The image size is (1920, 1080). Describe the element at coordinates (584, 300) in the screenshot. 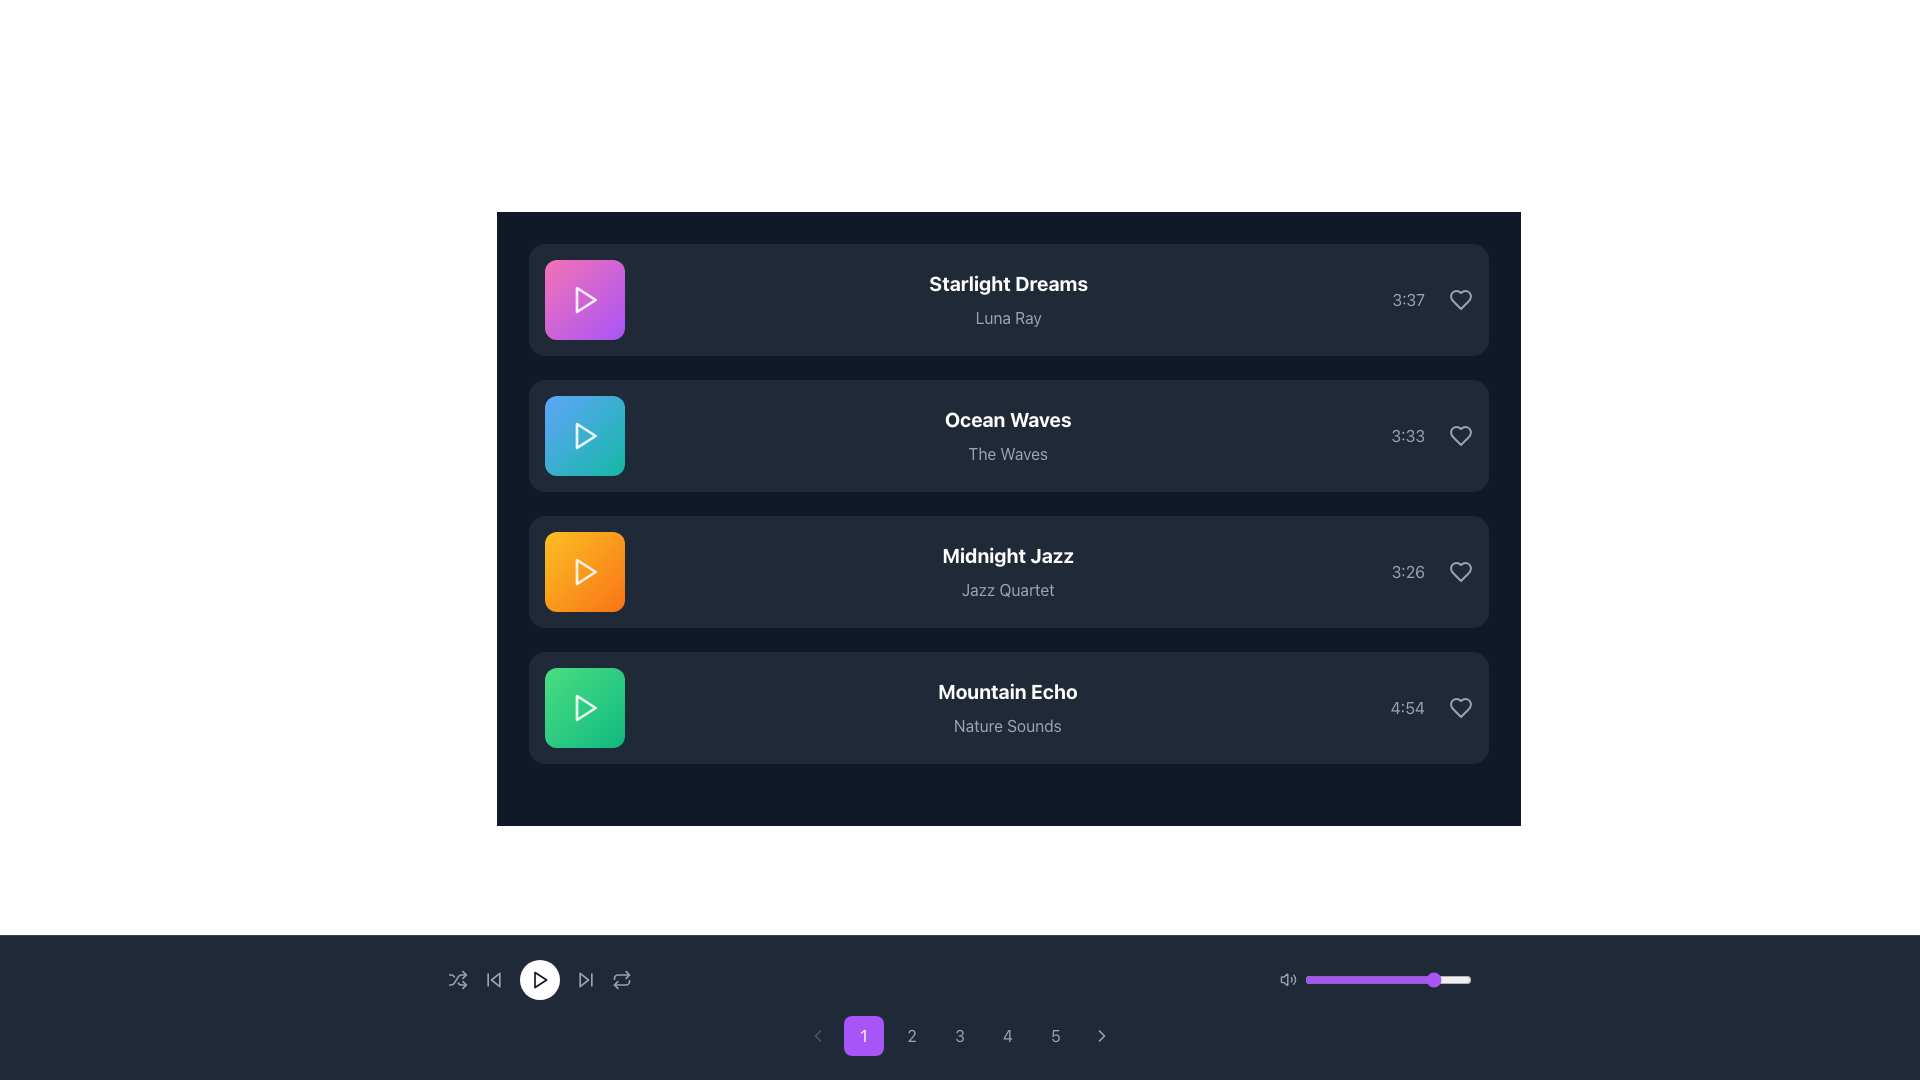

I see `the button to play the song 'Starlight Dreams', which is located at the leftmost side of the top row aligned with the song title and artist name` at that location.